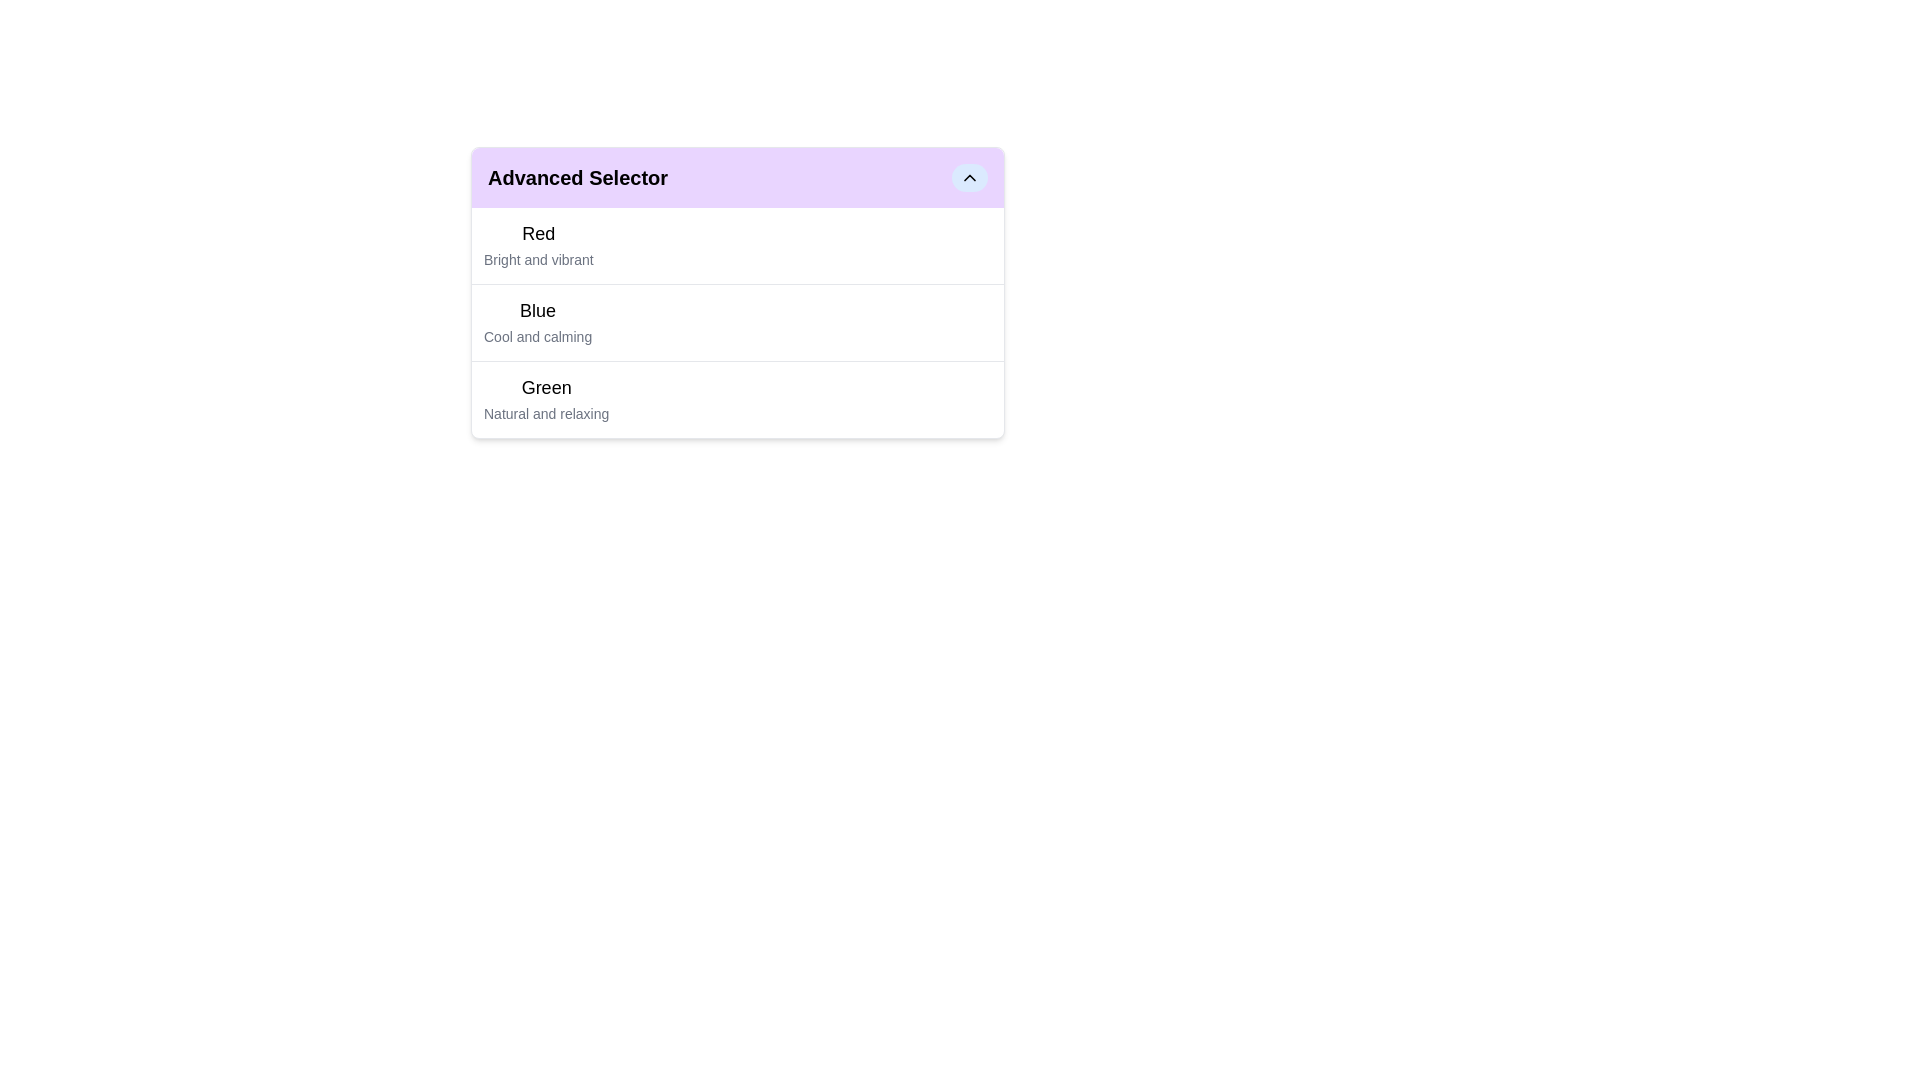 This screenshot has width=1920, height=1080. What do you see at coordinates (538, 258) in the screenshot?
I see `the Text label that provides descriptive detail for the 'Red' option in the list, located directly below the title of the 'Red' entry` at bounding box center [538, 258].